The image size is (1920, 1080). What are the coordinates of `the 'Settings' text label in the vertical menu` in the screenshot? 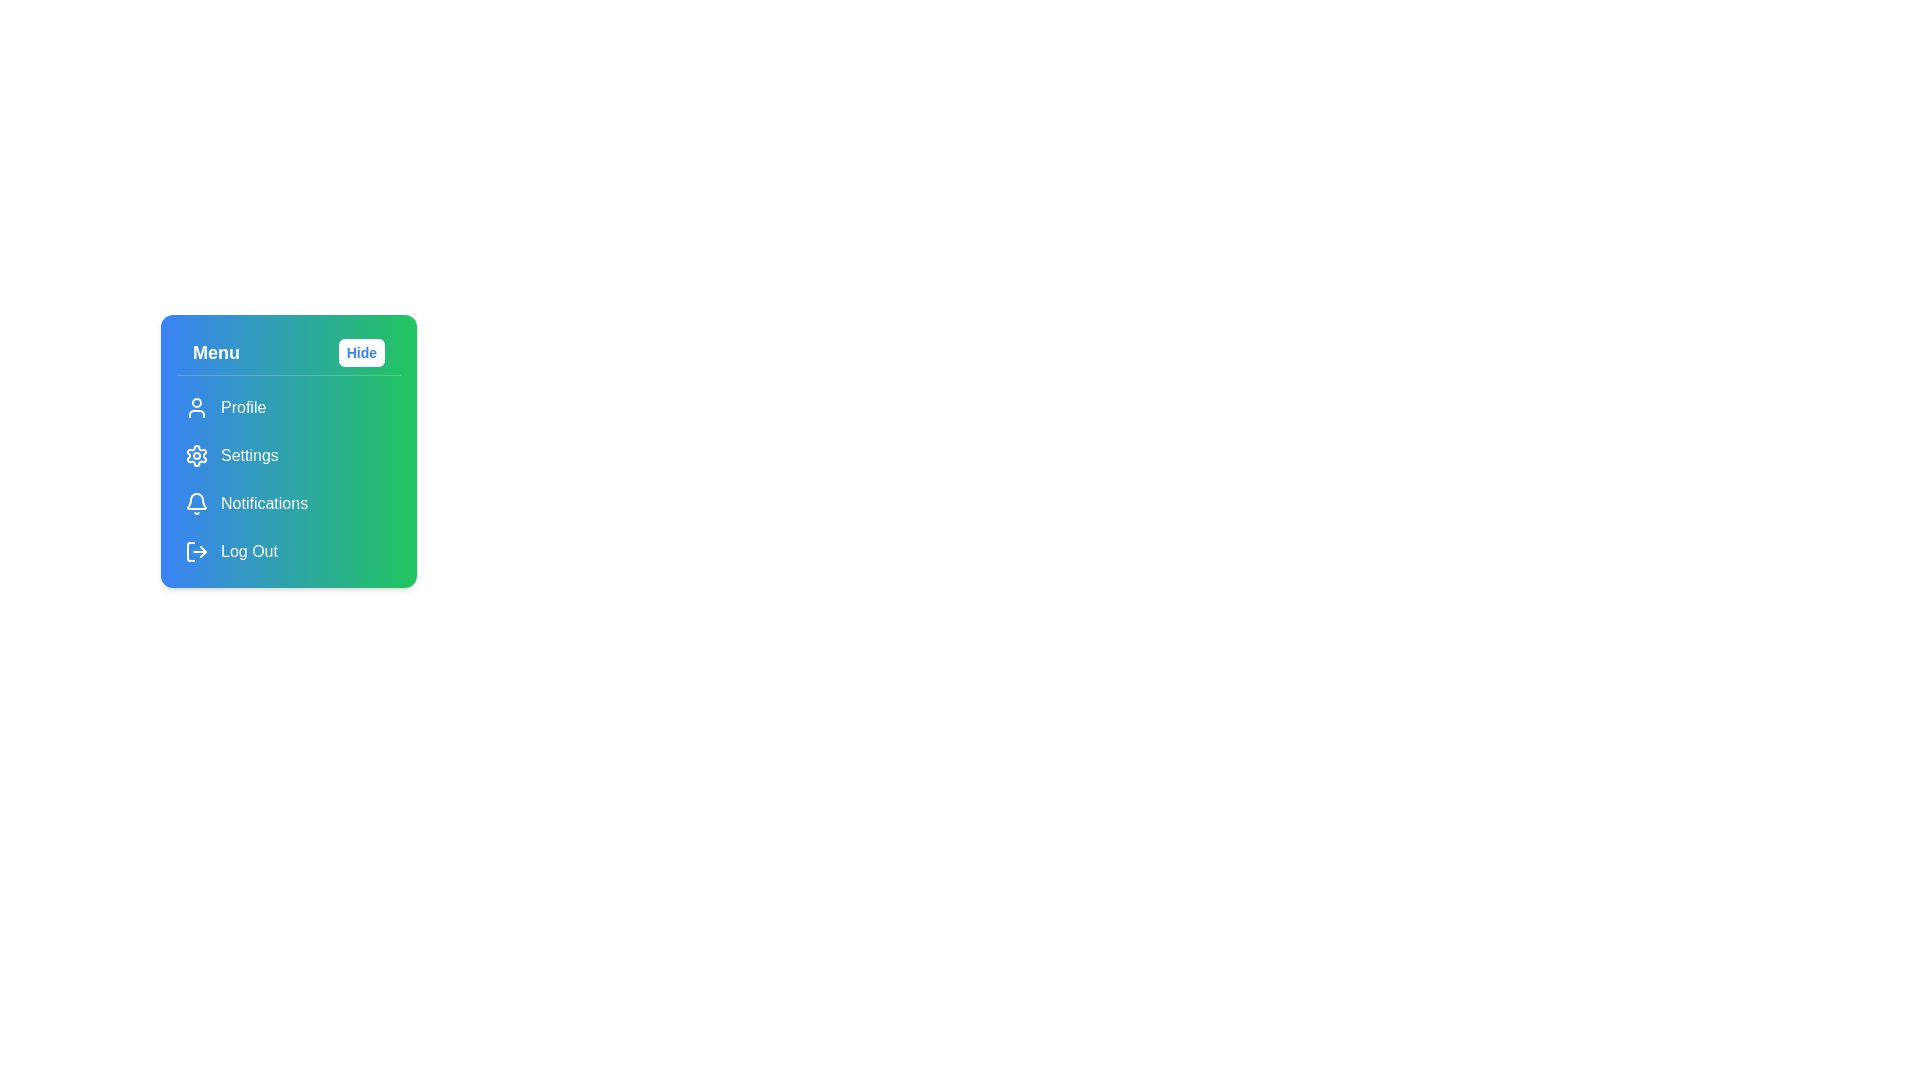 It's located at (248, 455).